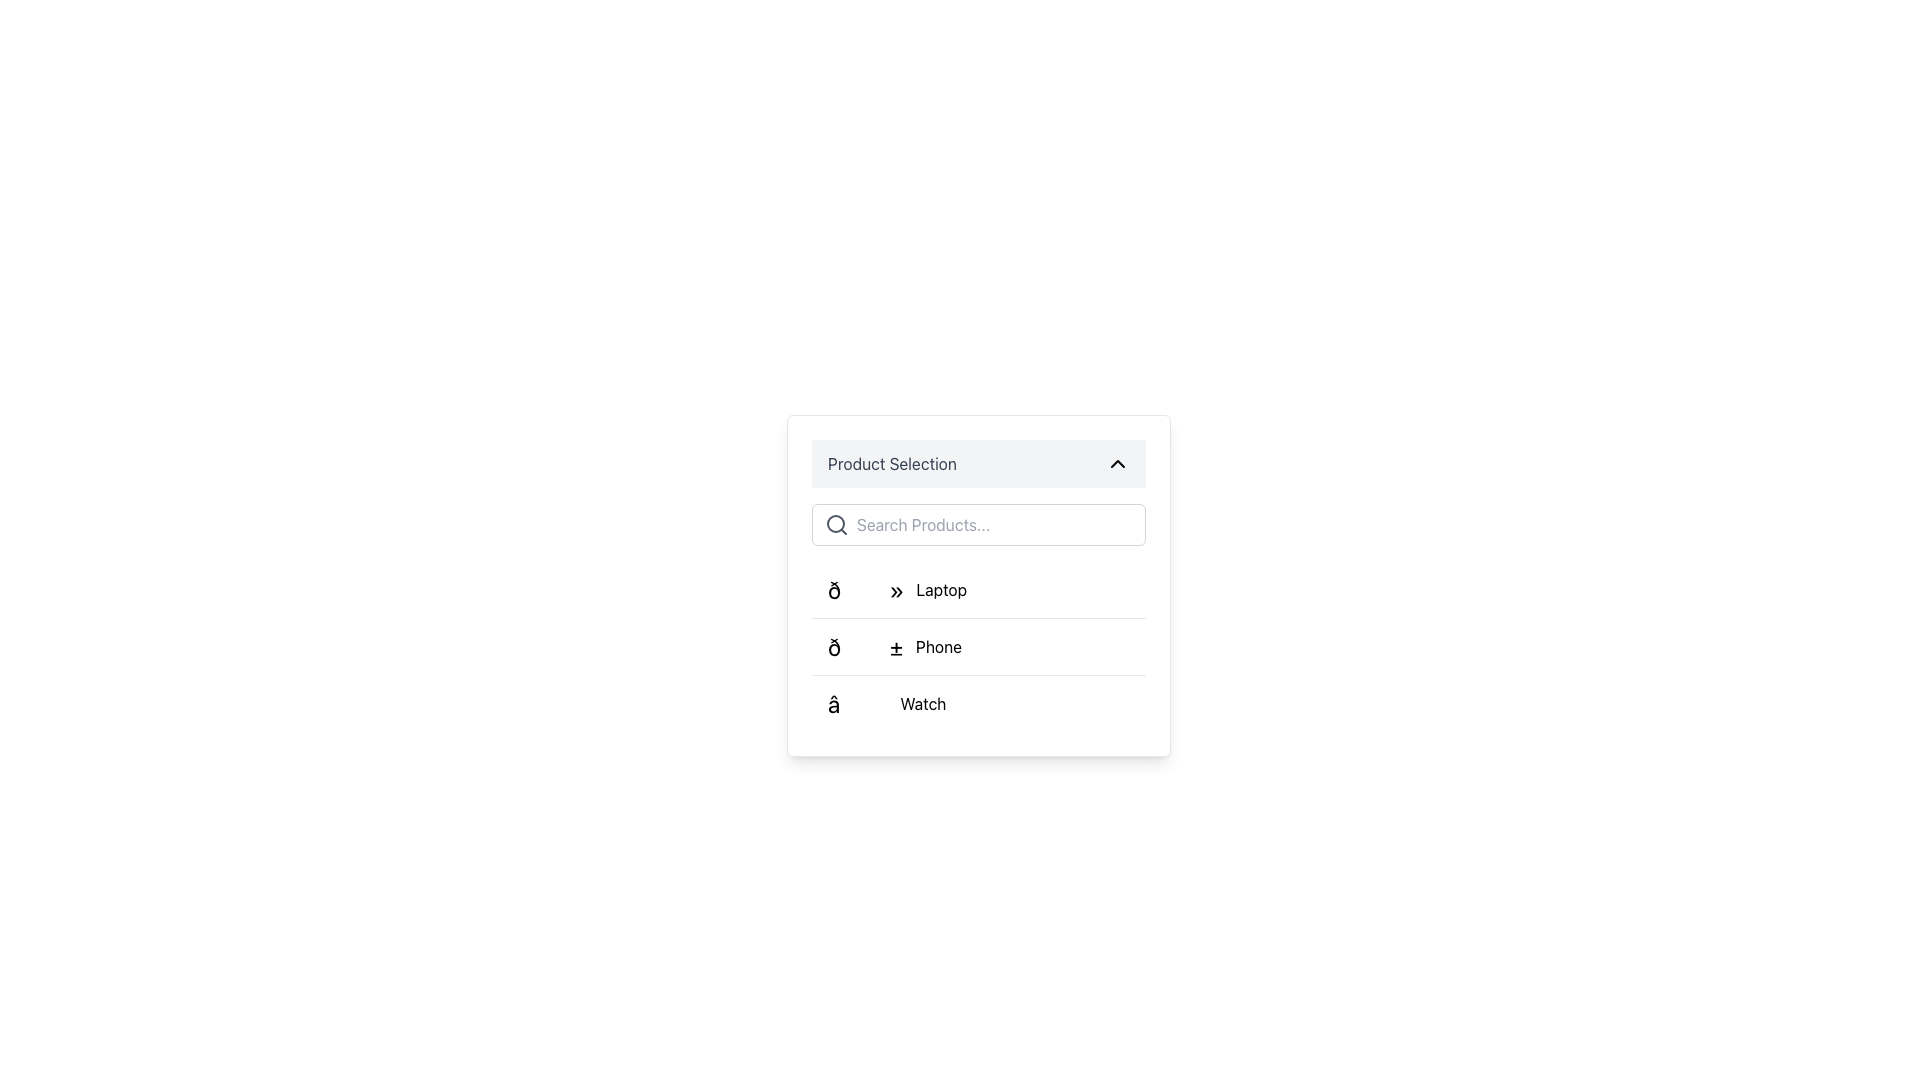 This screenshot has height=1080, width=1920. Describe the element at coordinates (865, 589) in the screenshot. I see `the decorative icon representing the item 'Laptop', which is the first element in a dropdown-like menu located near the top left corner` at that location.